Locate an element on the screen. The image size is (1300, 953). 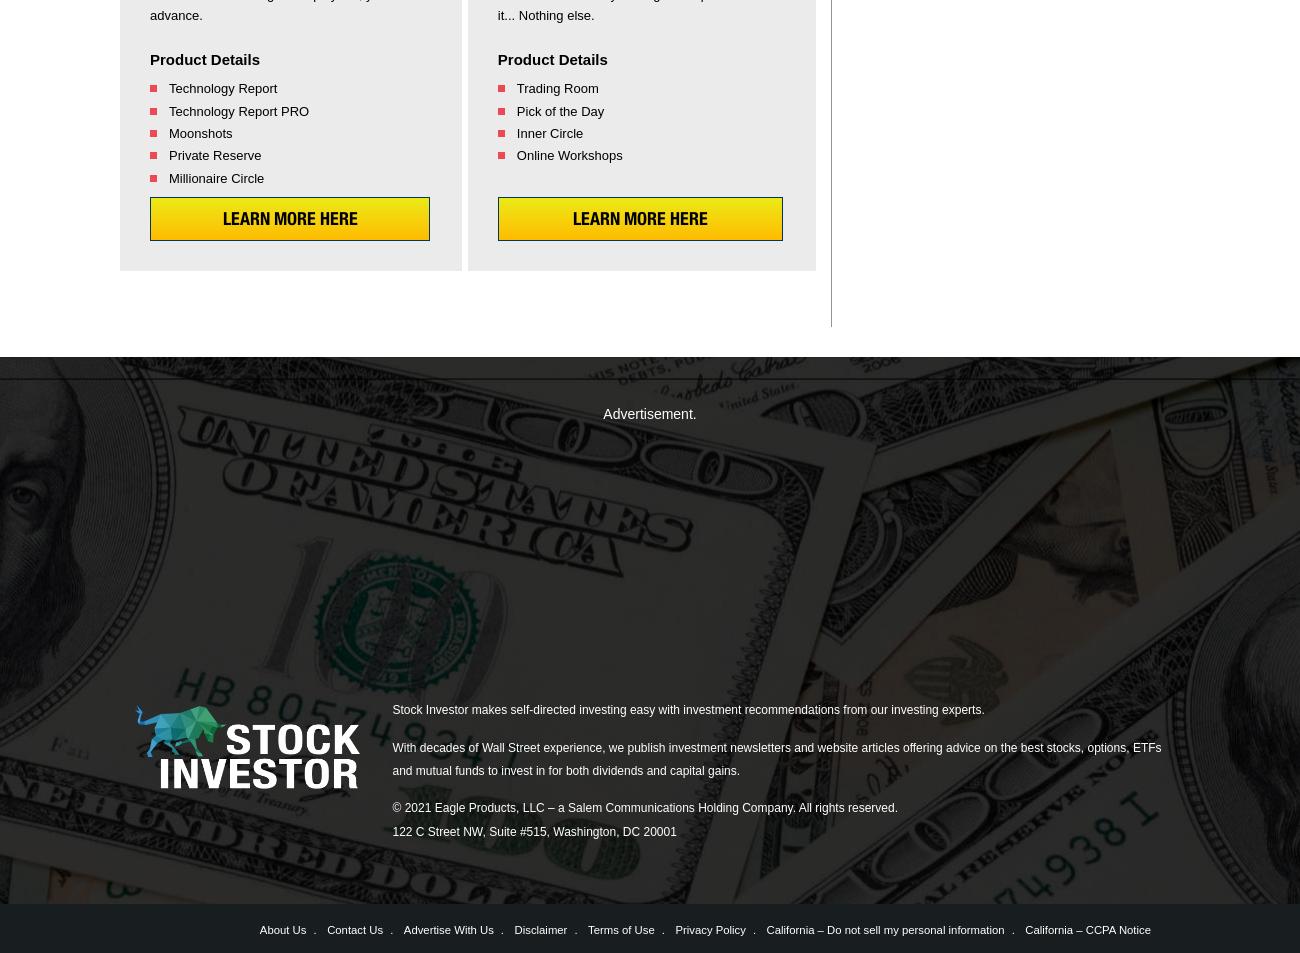
'Trading Room' is located at coordinates (556, 87).